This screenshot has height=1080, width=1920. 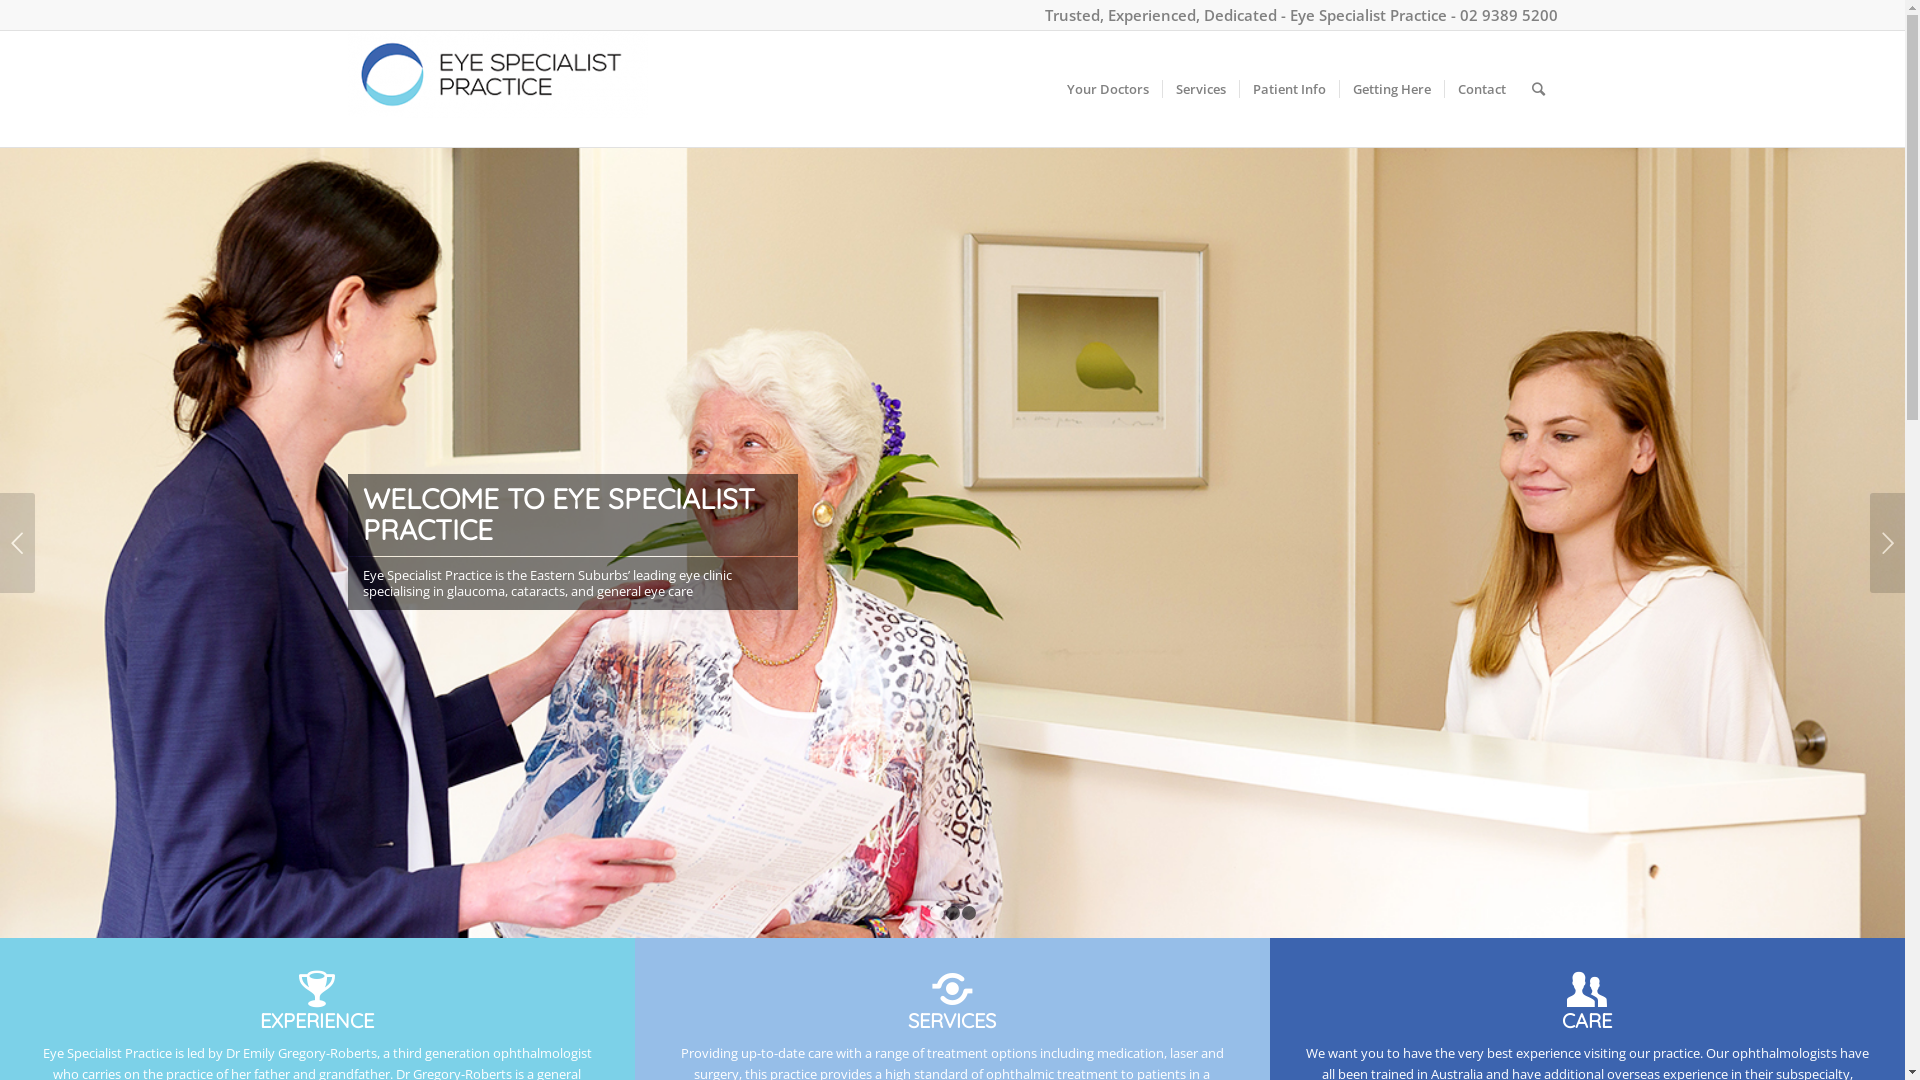 I want to click on '2', so click(x=952, y=913).